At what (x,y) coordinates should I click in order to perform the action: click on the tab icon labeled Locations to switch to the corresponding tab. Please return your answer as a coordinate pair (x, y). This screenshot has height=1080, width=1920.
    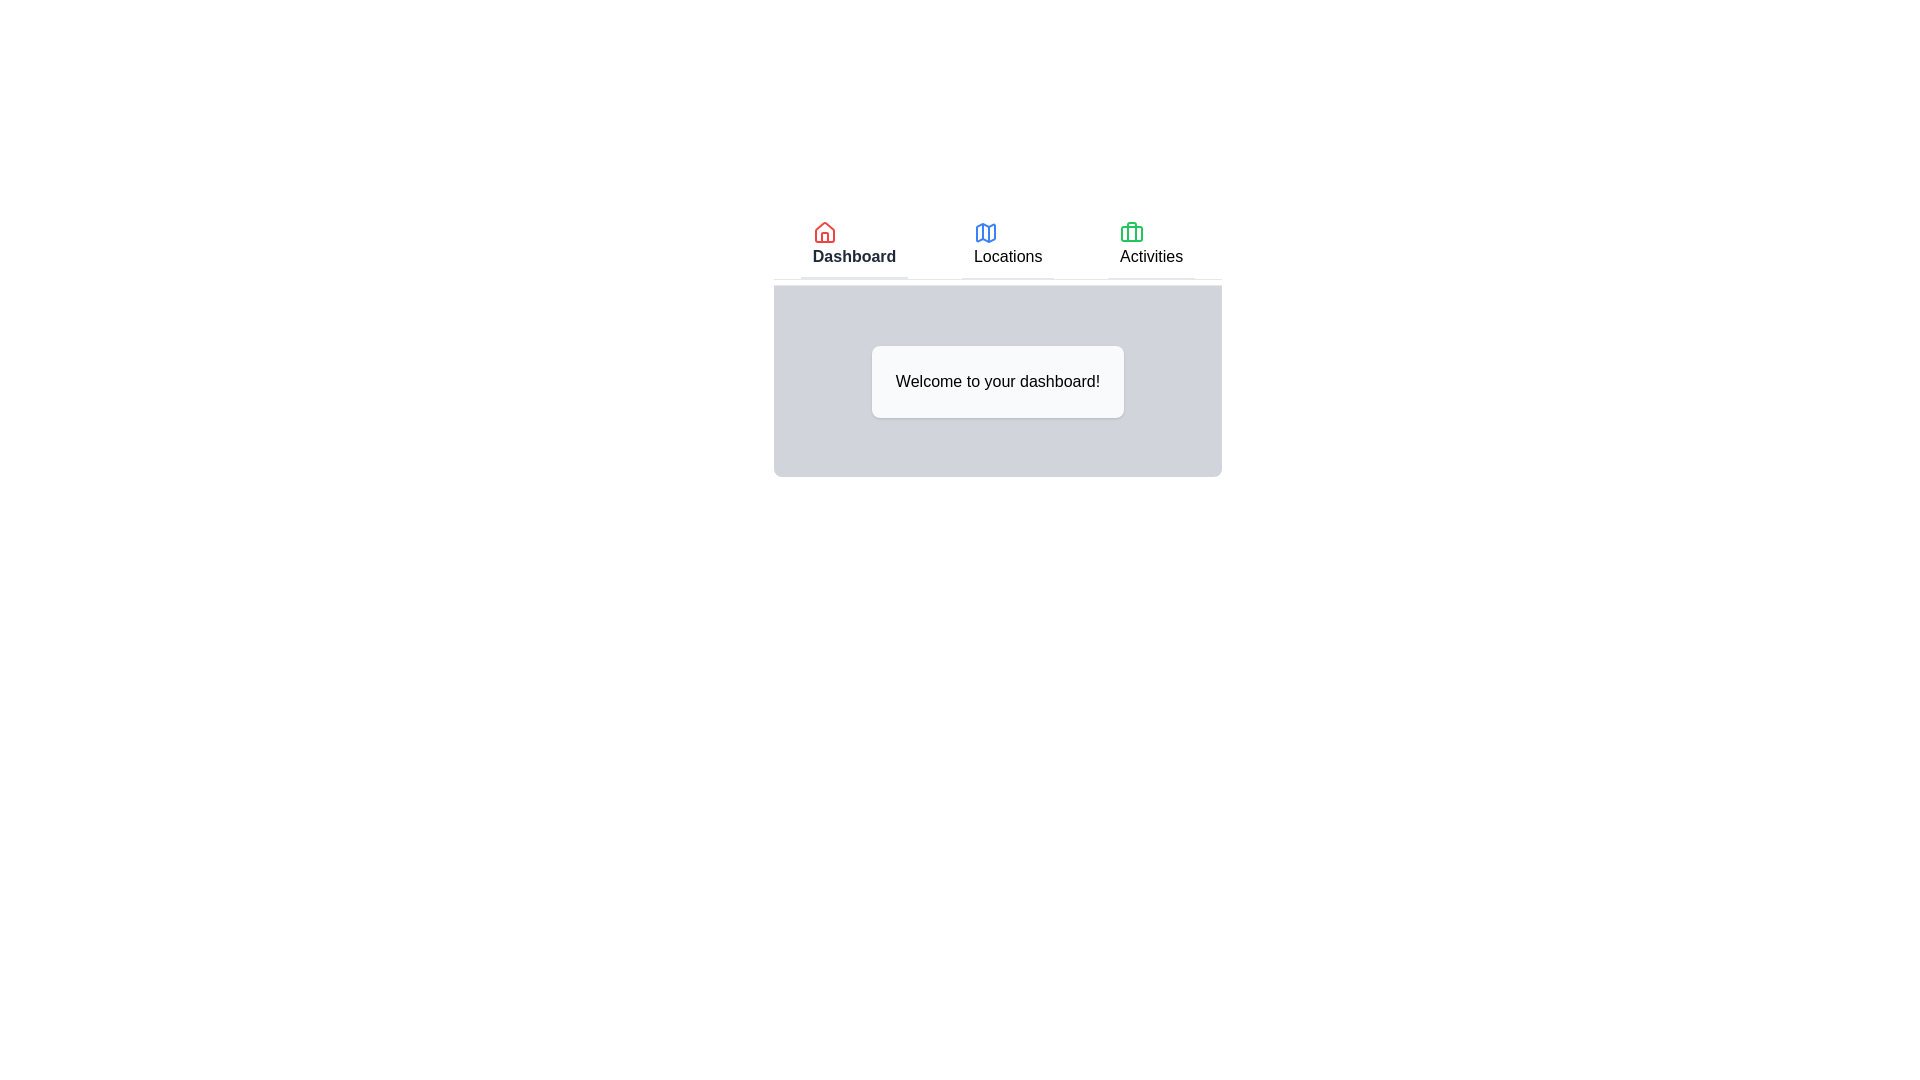
    Looking at the image, I should click on (985, 231).